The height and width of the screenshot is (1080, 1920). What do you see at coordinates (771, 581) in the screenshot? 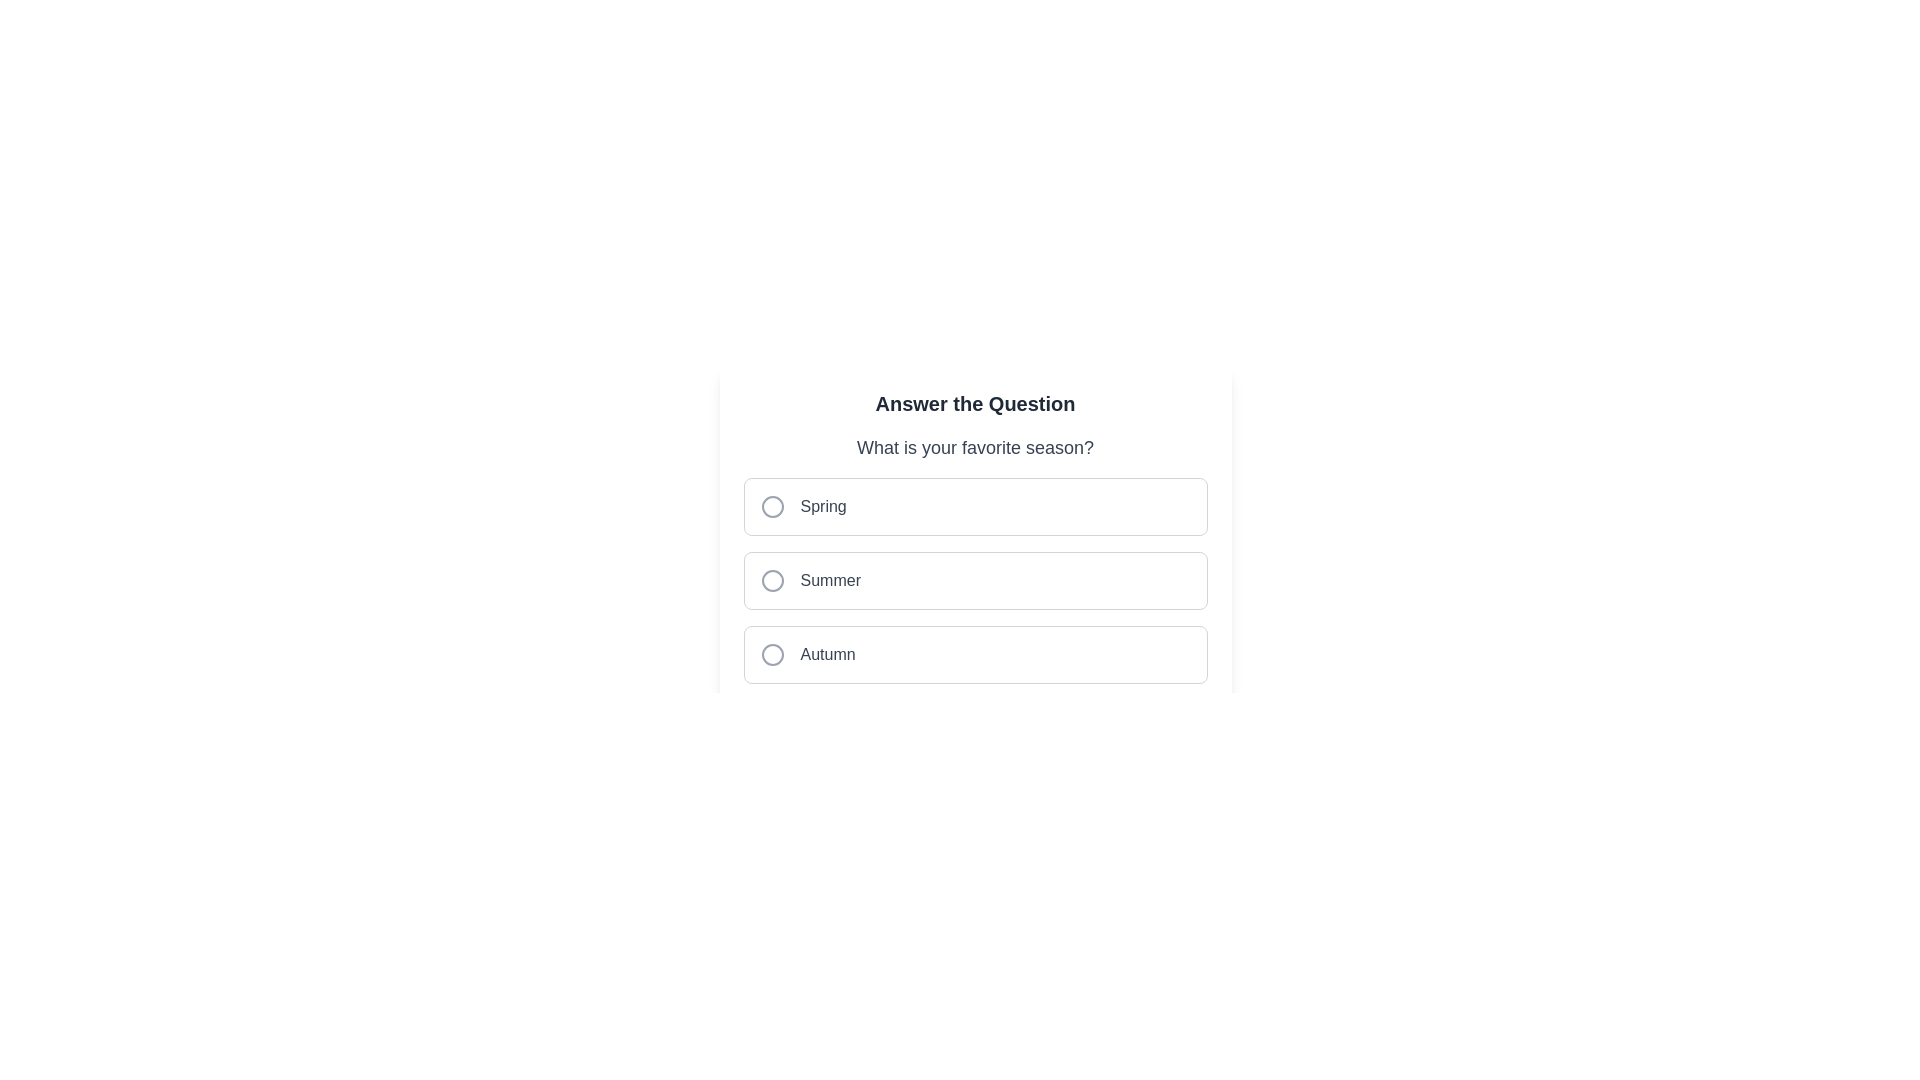
I see `the radio button that represents the 'Summer' option, which is a circular button with a thin gray border located before the text 'Summer'` at bounding box center [771, 581].